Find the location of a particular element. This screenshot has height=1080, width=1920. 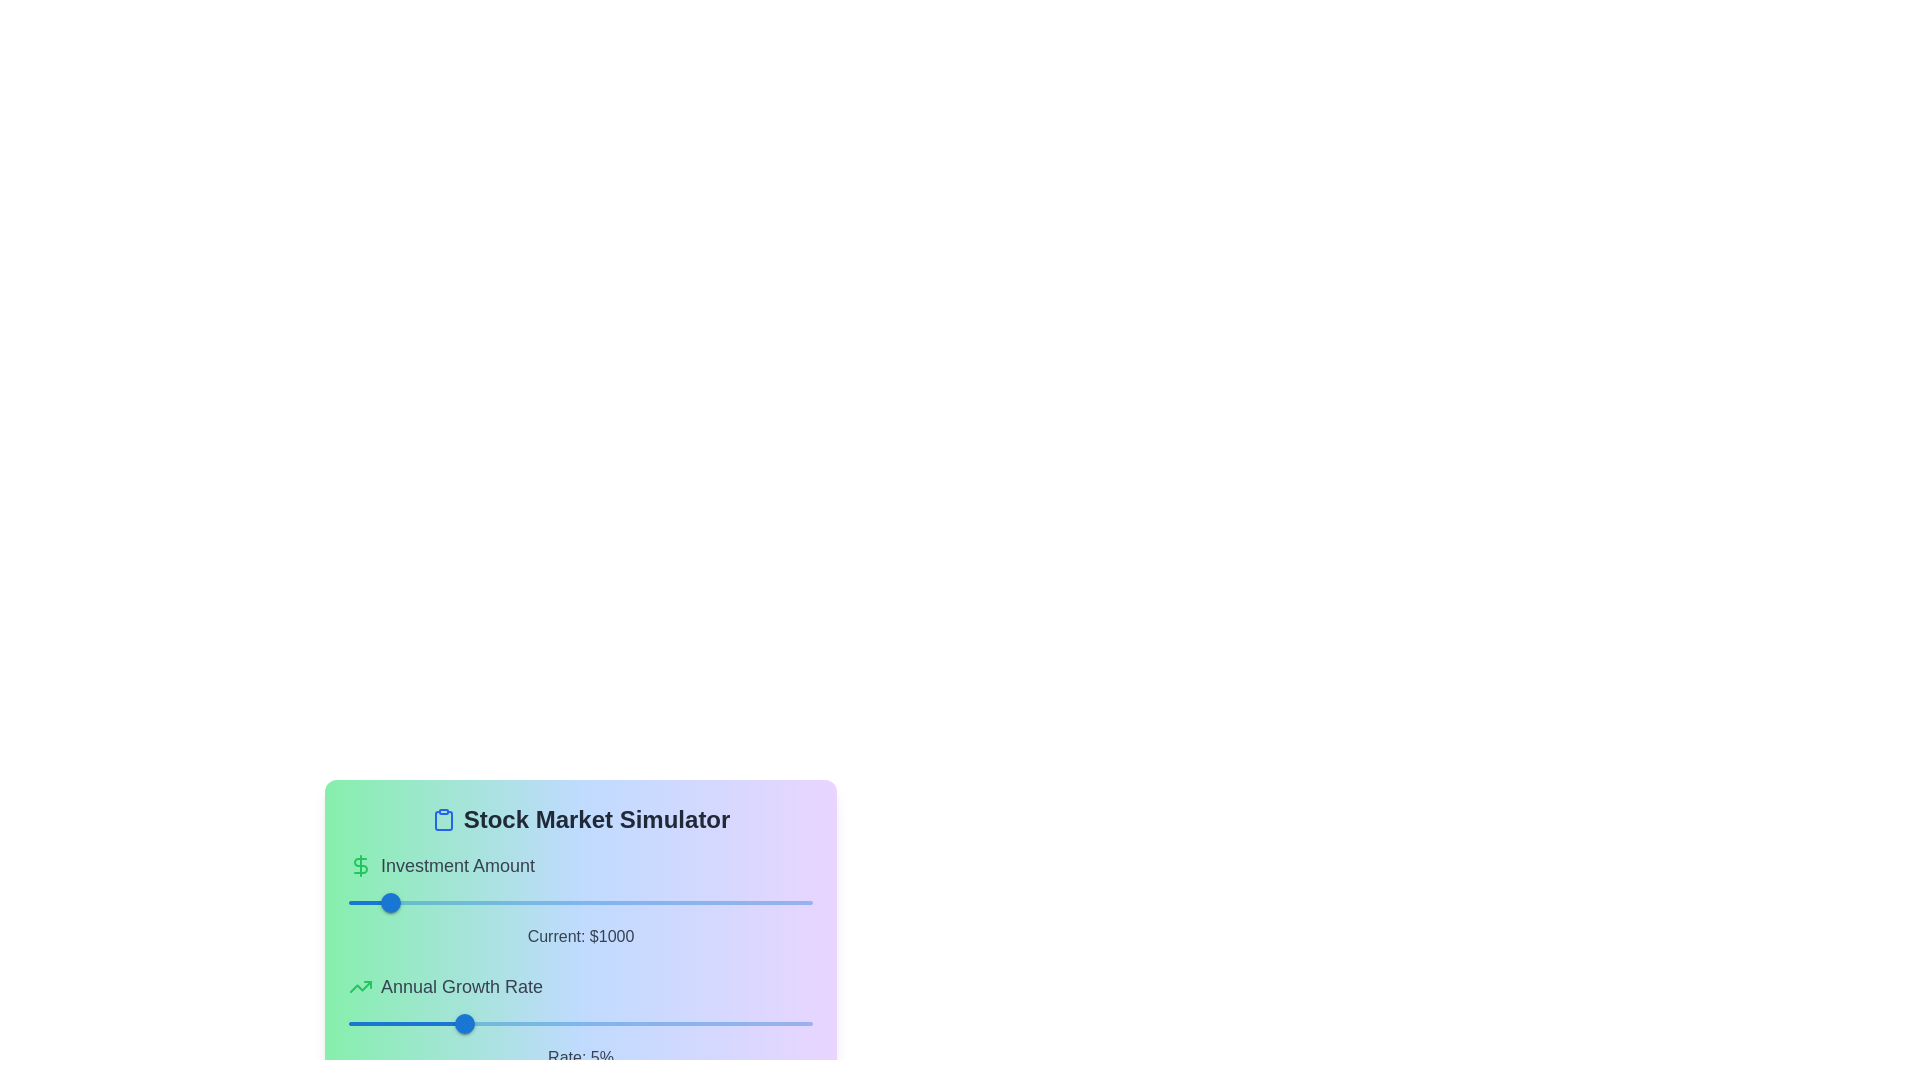

the investment amount is located at coordinates (349, 902).